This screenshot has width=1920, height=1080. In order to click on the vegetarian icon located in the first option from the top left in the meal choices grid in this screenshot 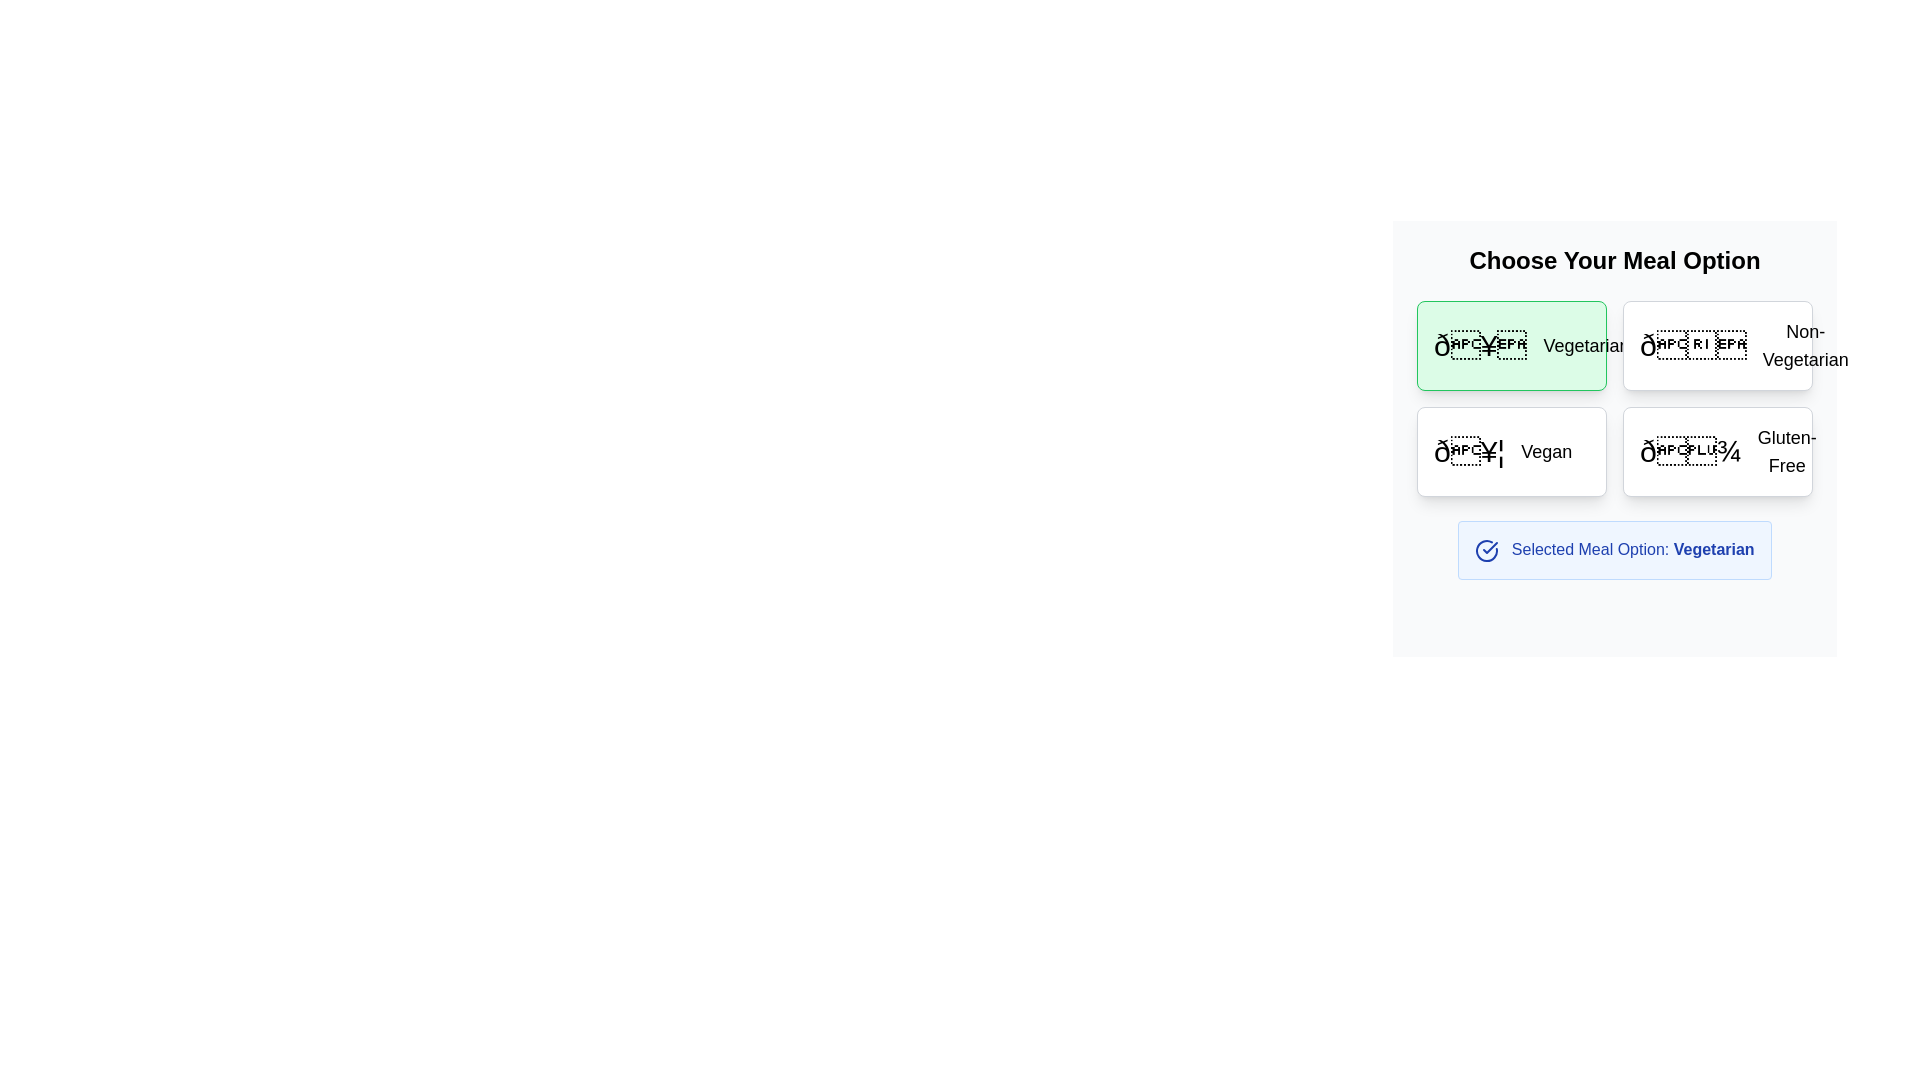, I will do `click(1480, 345)`.